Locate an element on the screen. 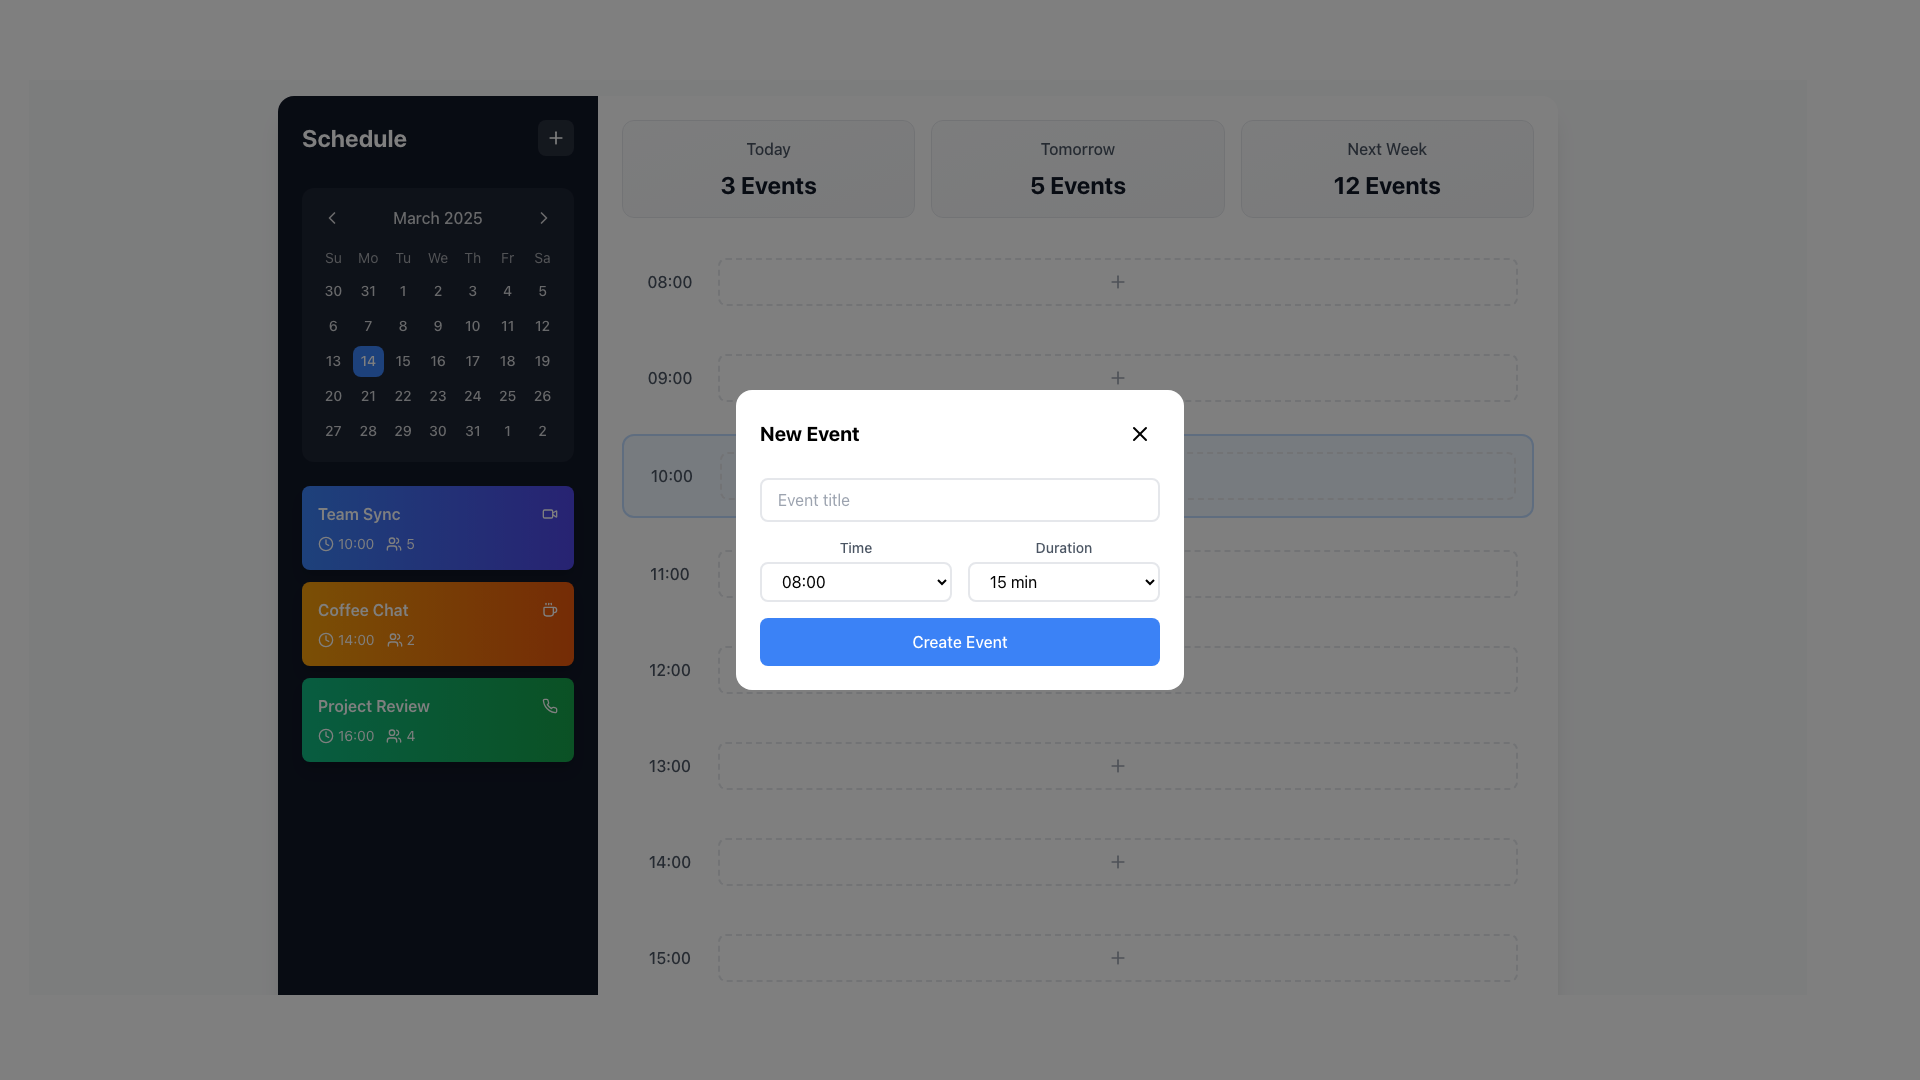 Image resolution: width=1920 pixels, height=1080 pixels. the bold text label displaying 'New Event' located at the top-left corner of the modal popup is located at coordinates (809, 433).